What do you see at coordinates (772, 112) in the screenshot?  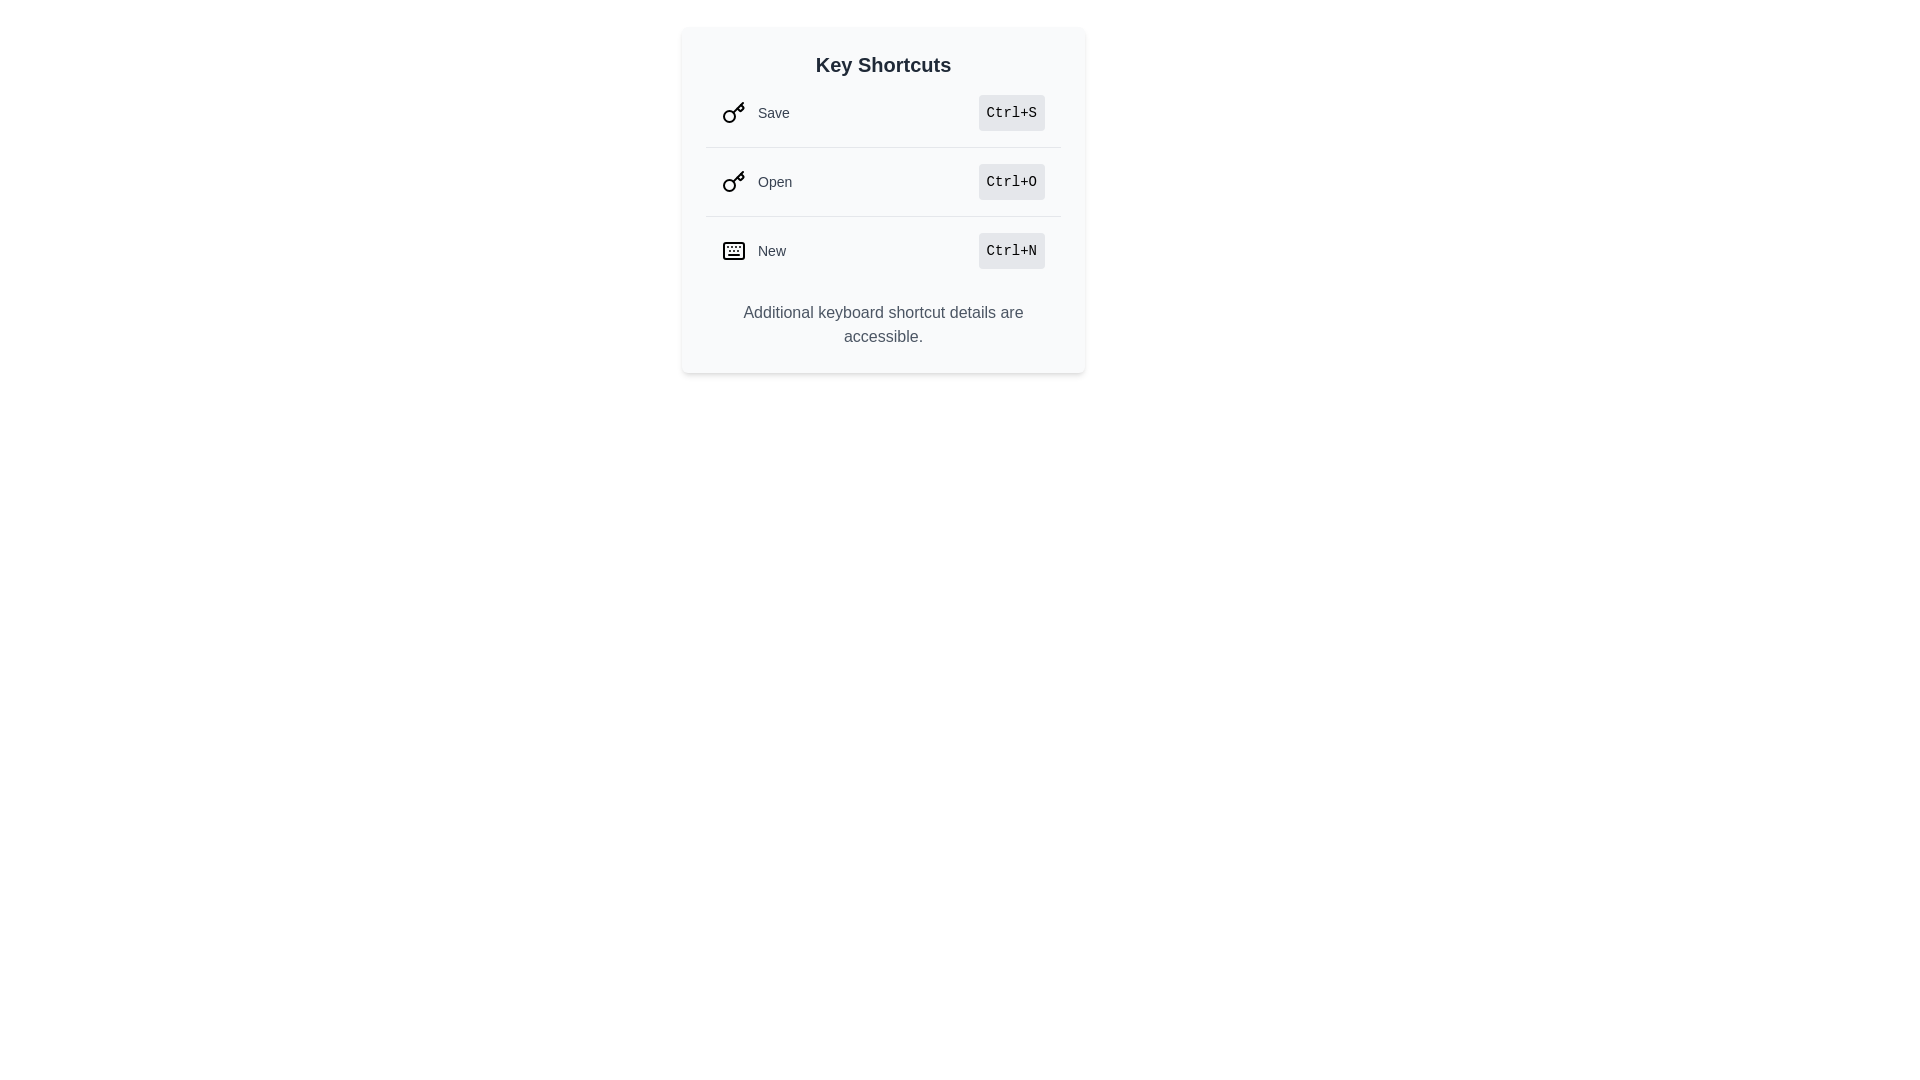 I see `the 'Save' text label in the keyboard shortcuts list, which is styled in gray and appears next to a key icon` at bounding box center [772, 112].